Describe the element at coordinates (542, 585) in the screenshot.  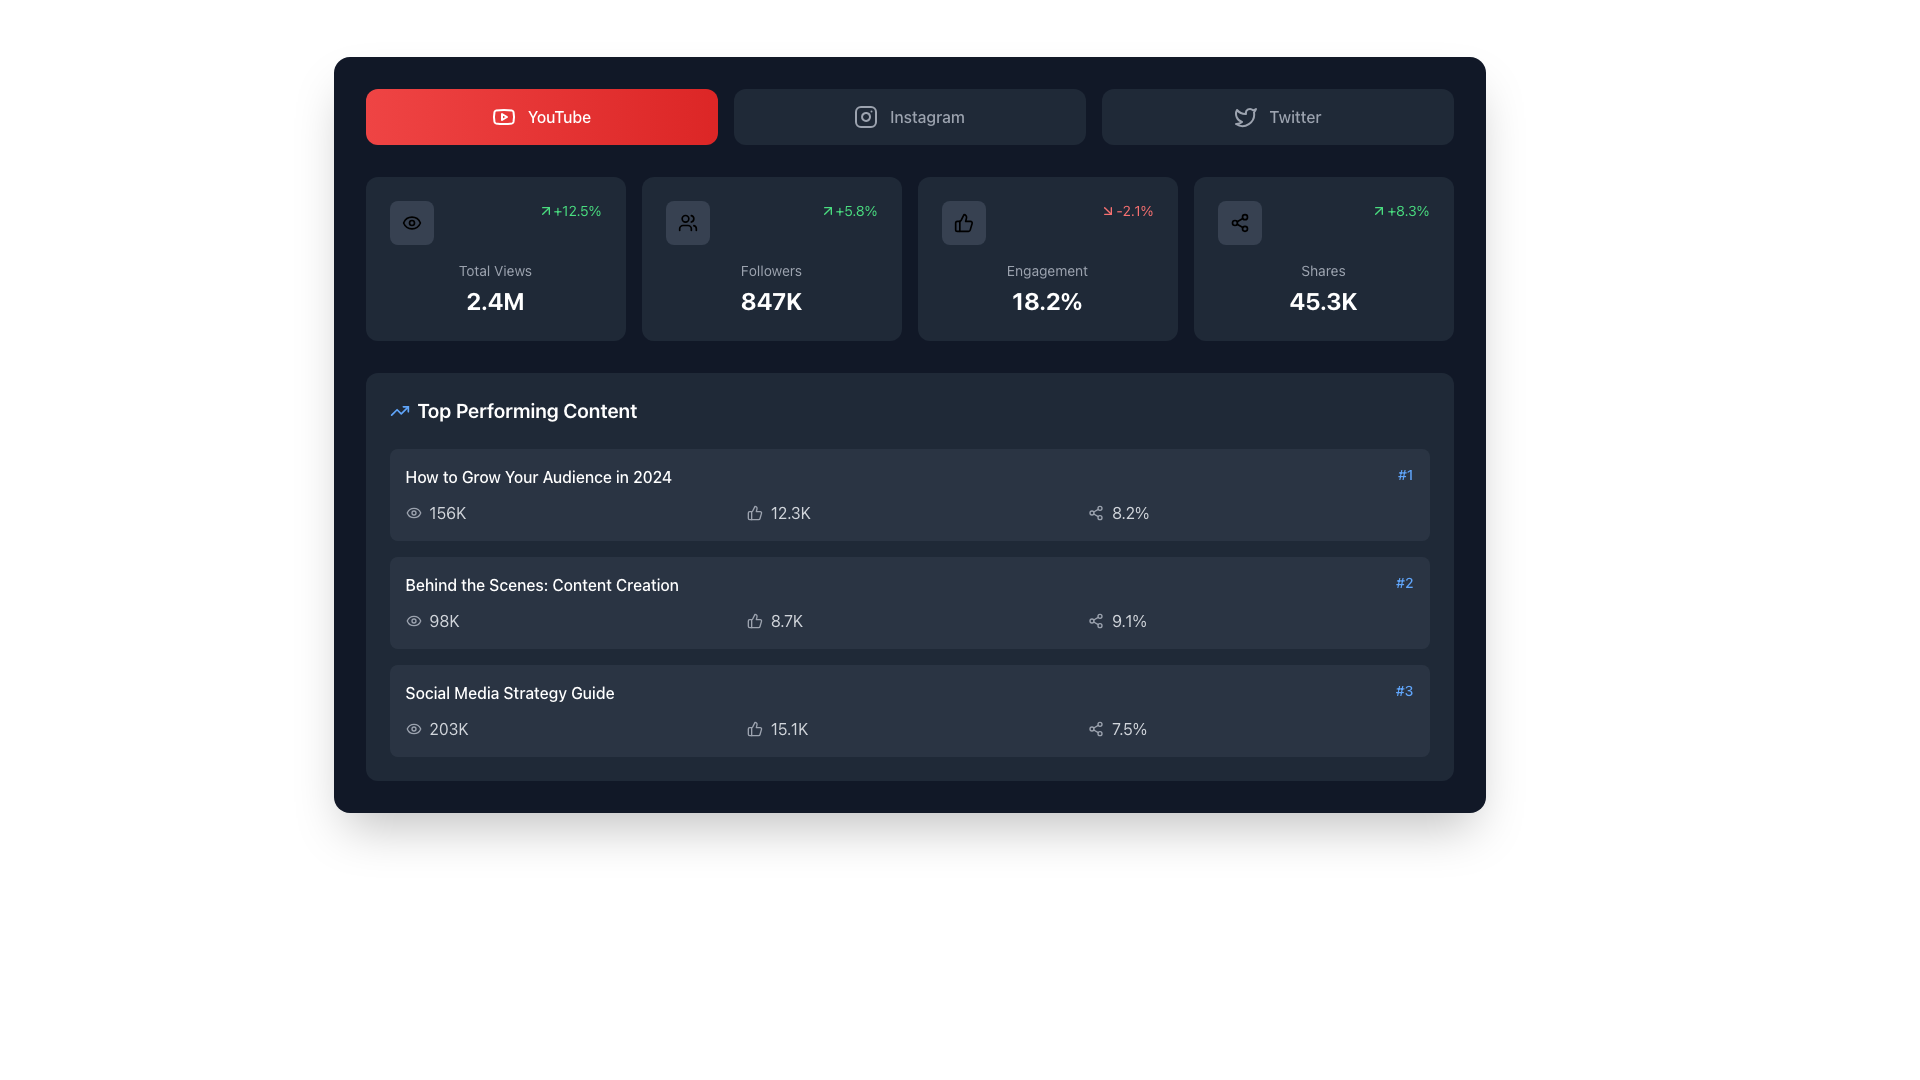
I see `the text label 'Behind the Scenes: Content Creation' to possibly reveal additional information` at that location.